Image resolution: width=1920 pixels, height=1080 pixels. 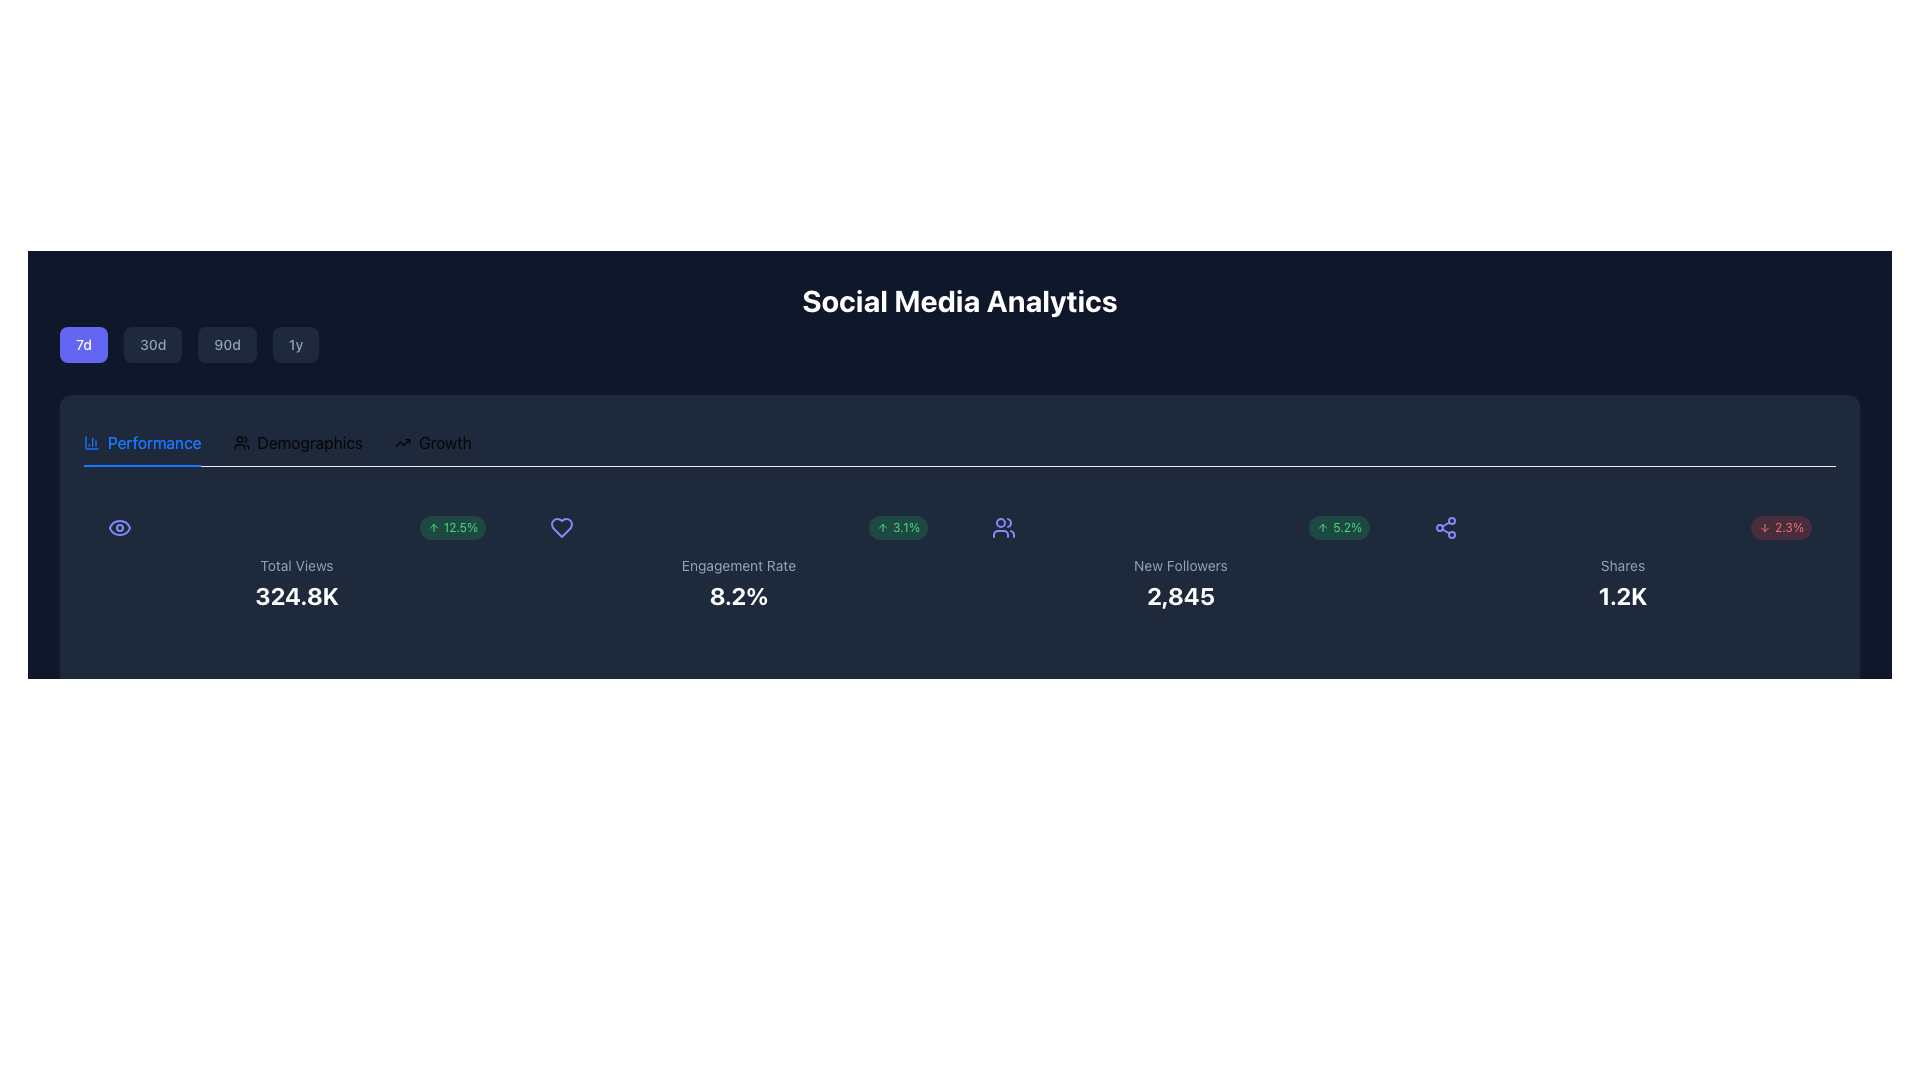 What do you see at coordinates (560, 527) in the screenshot?
I see `the heart-shaped icon outlined with a soft indigo stroke located in the 'Engagement Rate' section, positioned between 'Total Views' and 'New Followers'` at bounding box center [560, 527].